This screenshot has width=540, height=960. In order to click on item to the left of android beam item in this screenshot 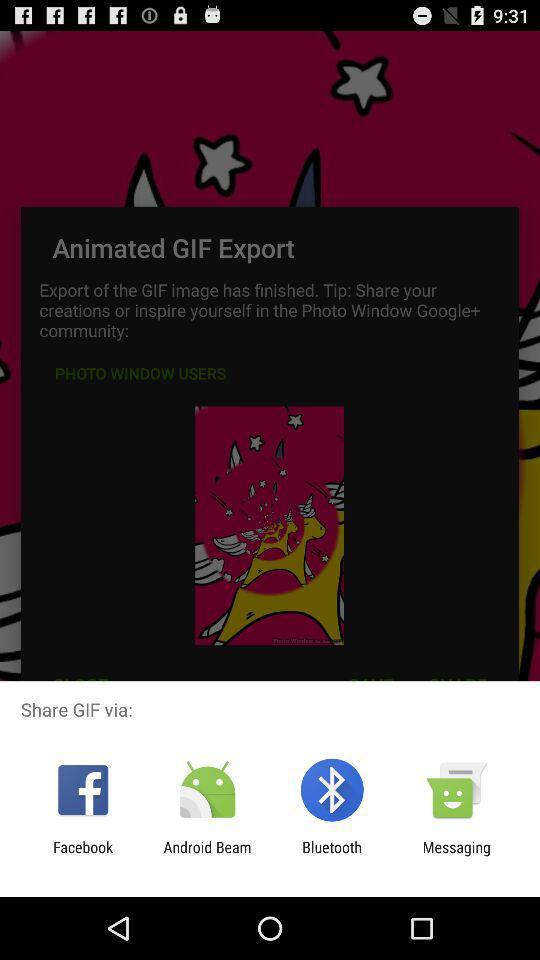, I will do `click(82, 855)`.